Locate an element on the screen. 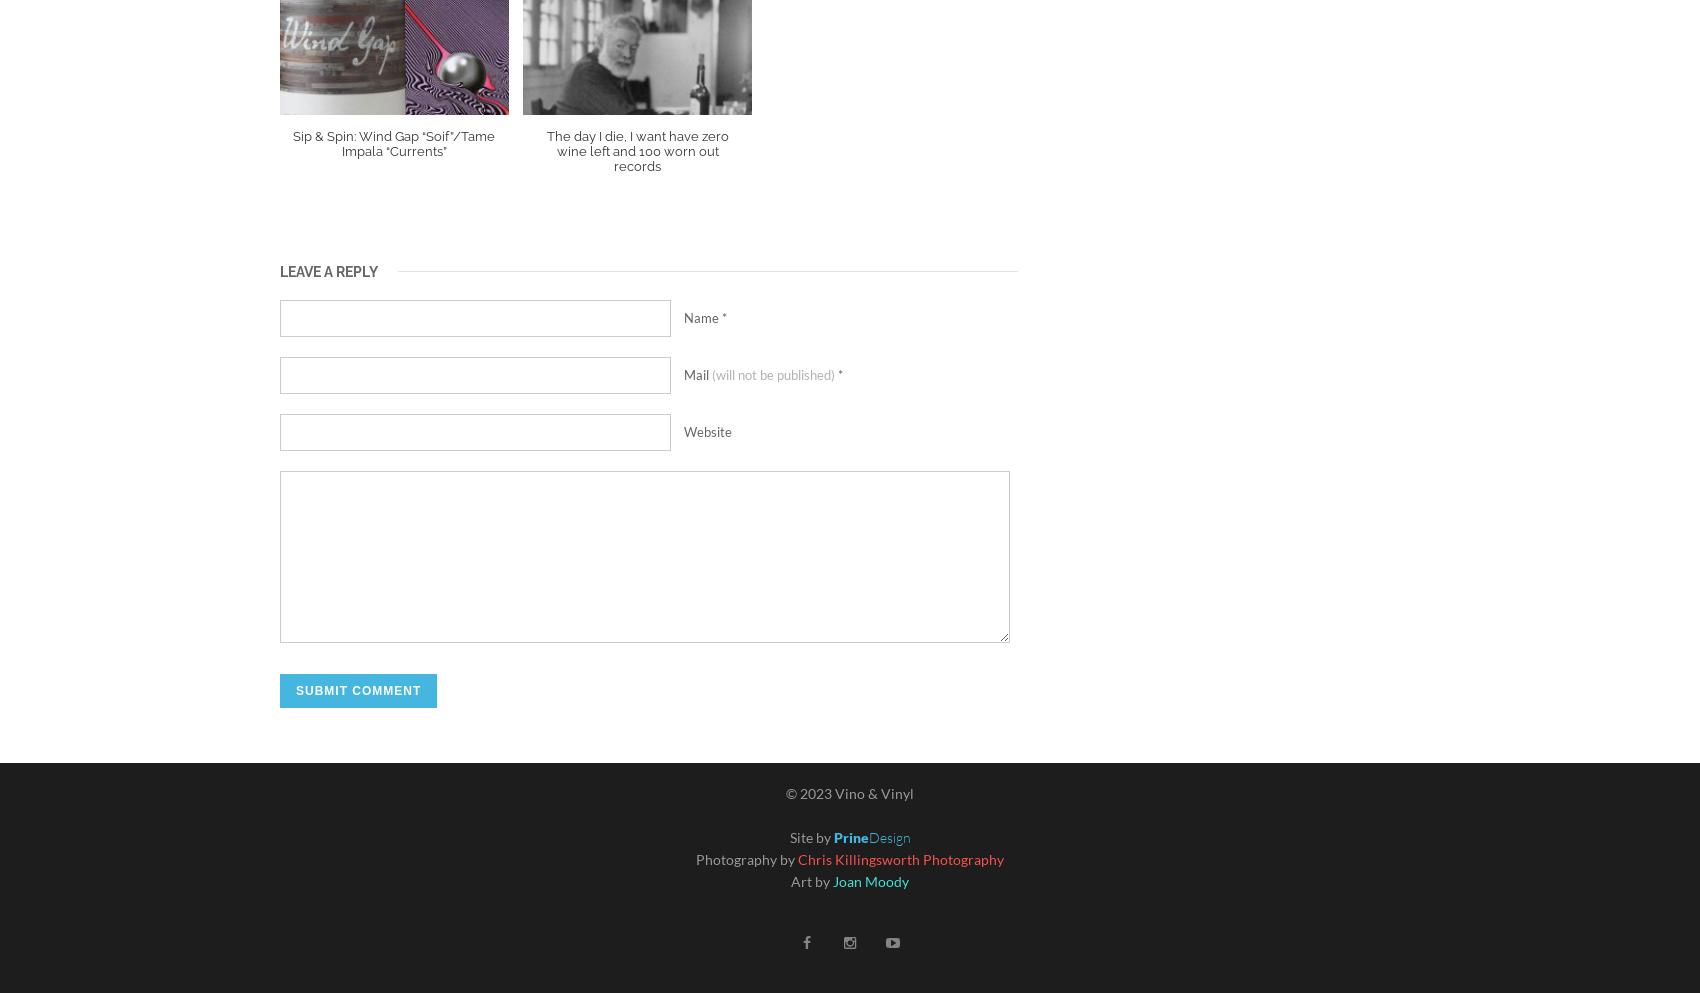 The width and height of the screenshot is (1700, 993). 'Art by' is located at coordinates (810, 880).